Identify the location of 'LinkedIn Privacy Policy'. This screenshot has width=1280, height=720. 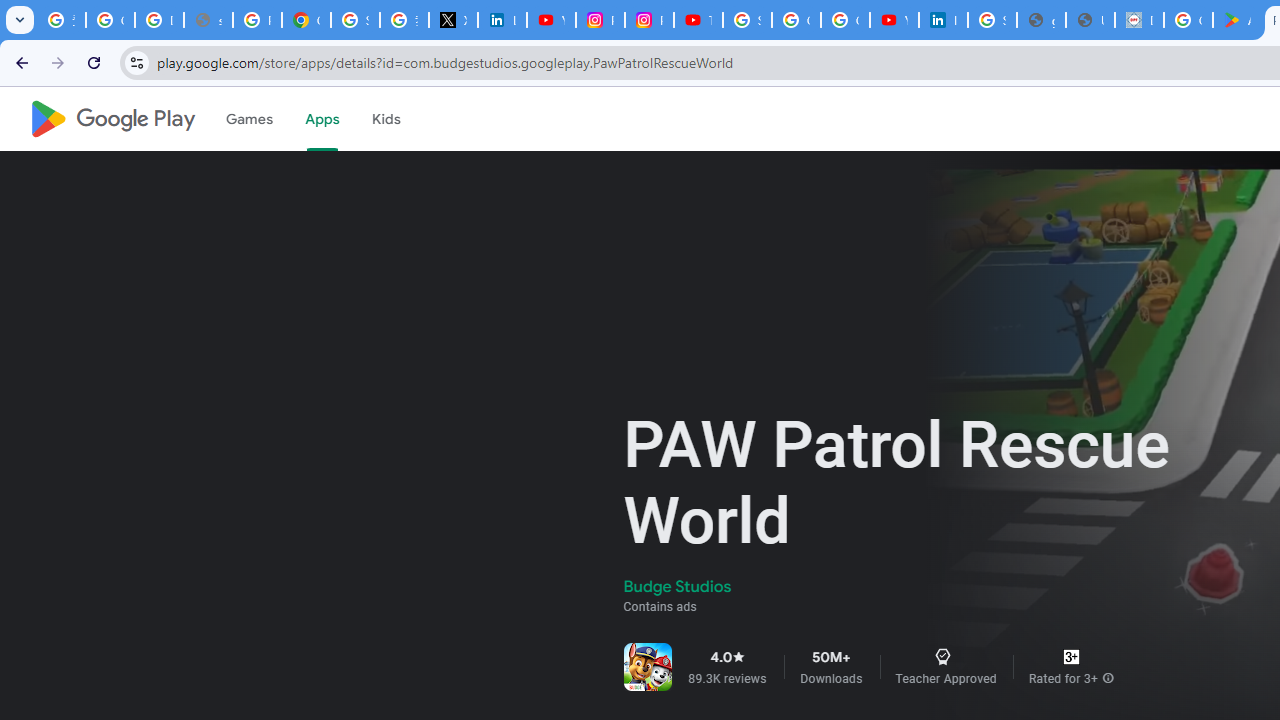
(502, 20).